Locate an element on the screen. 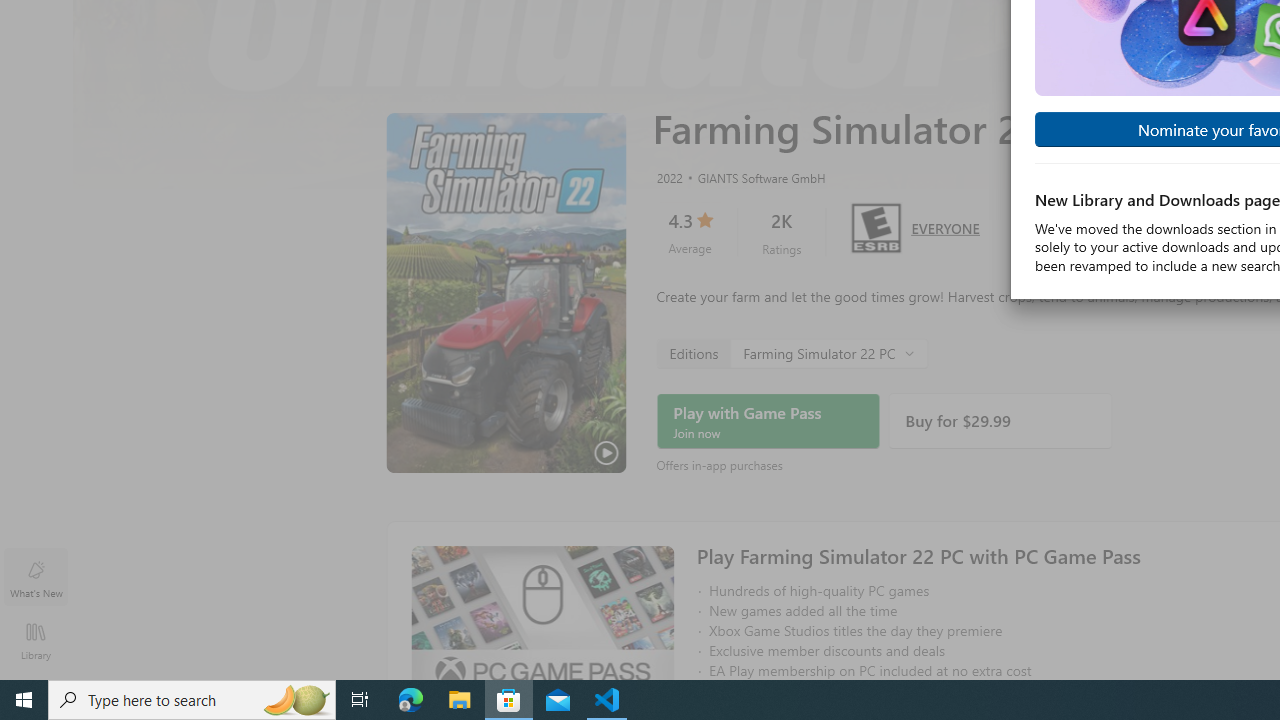  'Age rating: EVERYONE. Click for more information.' is located at coordinates (944, 225).